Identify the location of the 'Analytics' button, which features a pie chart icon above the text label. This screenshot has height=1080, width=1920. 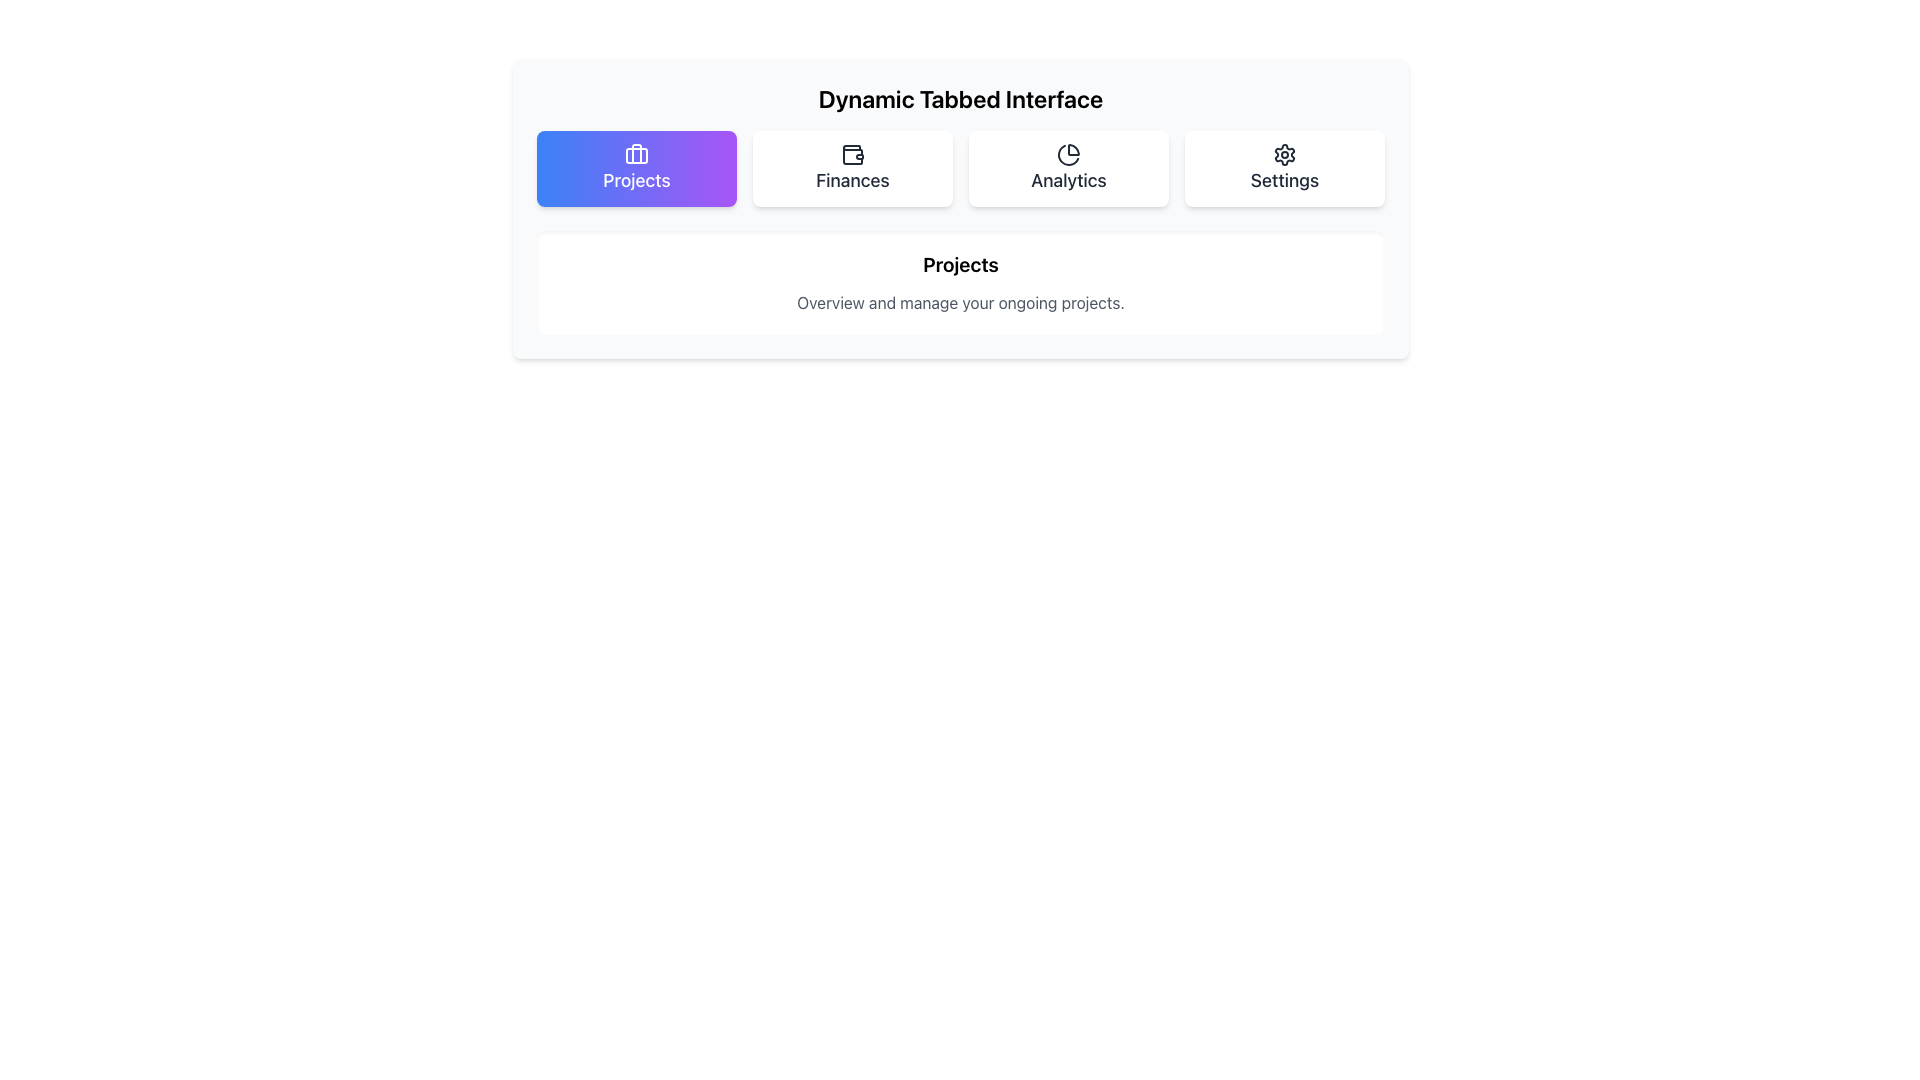
(1068, 168).